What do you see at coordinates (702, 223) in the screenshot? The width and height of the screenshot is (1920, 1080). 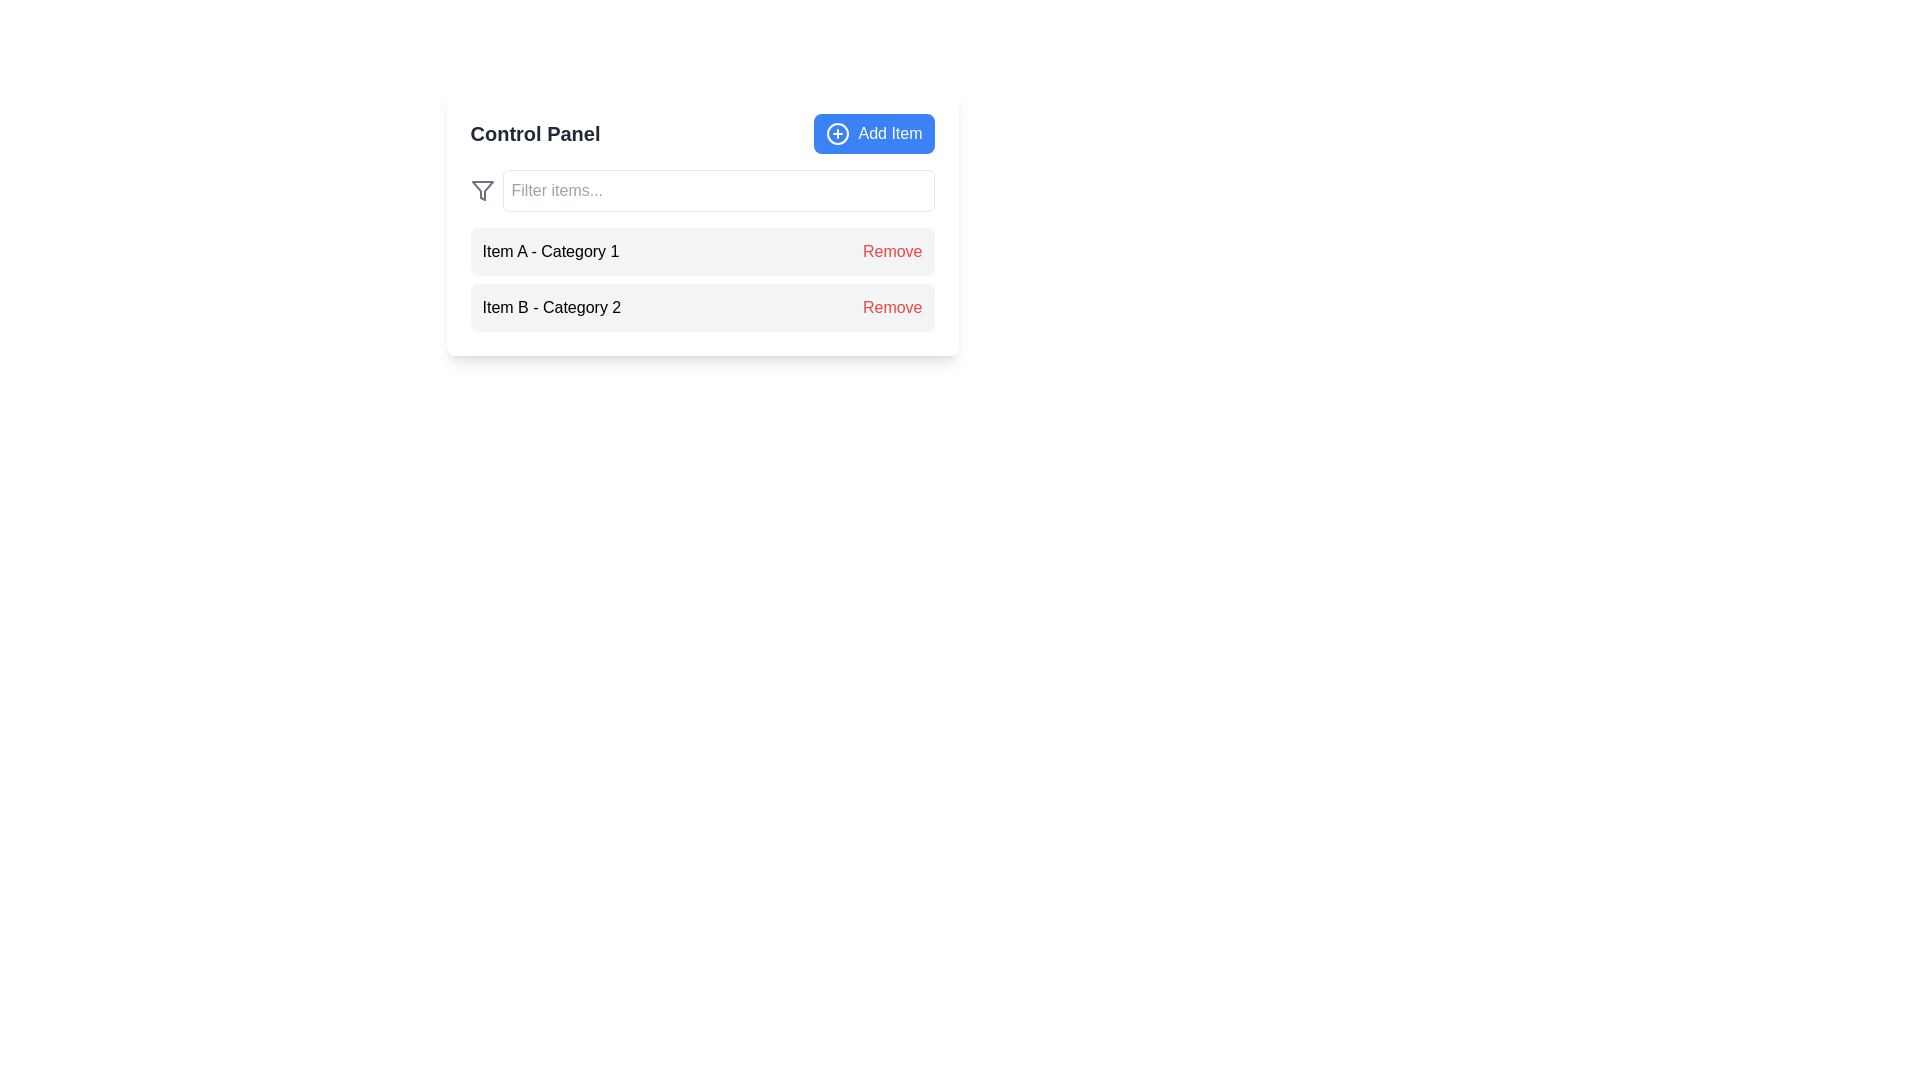 I see `the filter input field in the main interactive control panel for managing listed items` at bounding box center [702, 223].